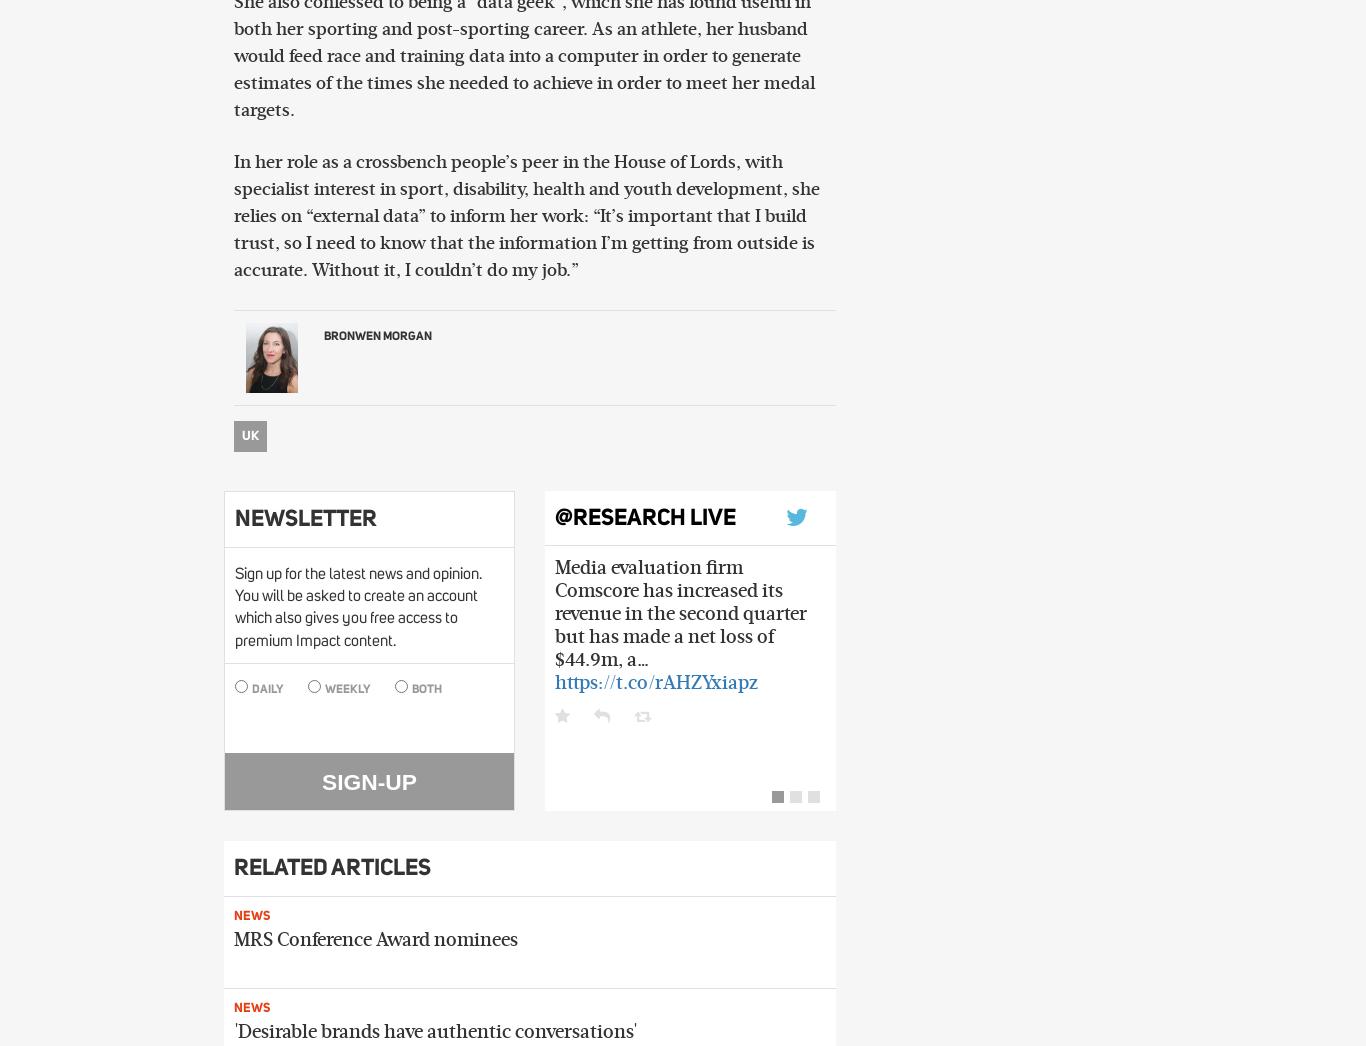 The image size is (1366, 1046). What do you see at coordinates (356, 572) in the screenshot?
I see `'Sign up for the latest news and opinion.'` at bounding box center [356, 572].